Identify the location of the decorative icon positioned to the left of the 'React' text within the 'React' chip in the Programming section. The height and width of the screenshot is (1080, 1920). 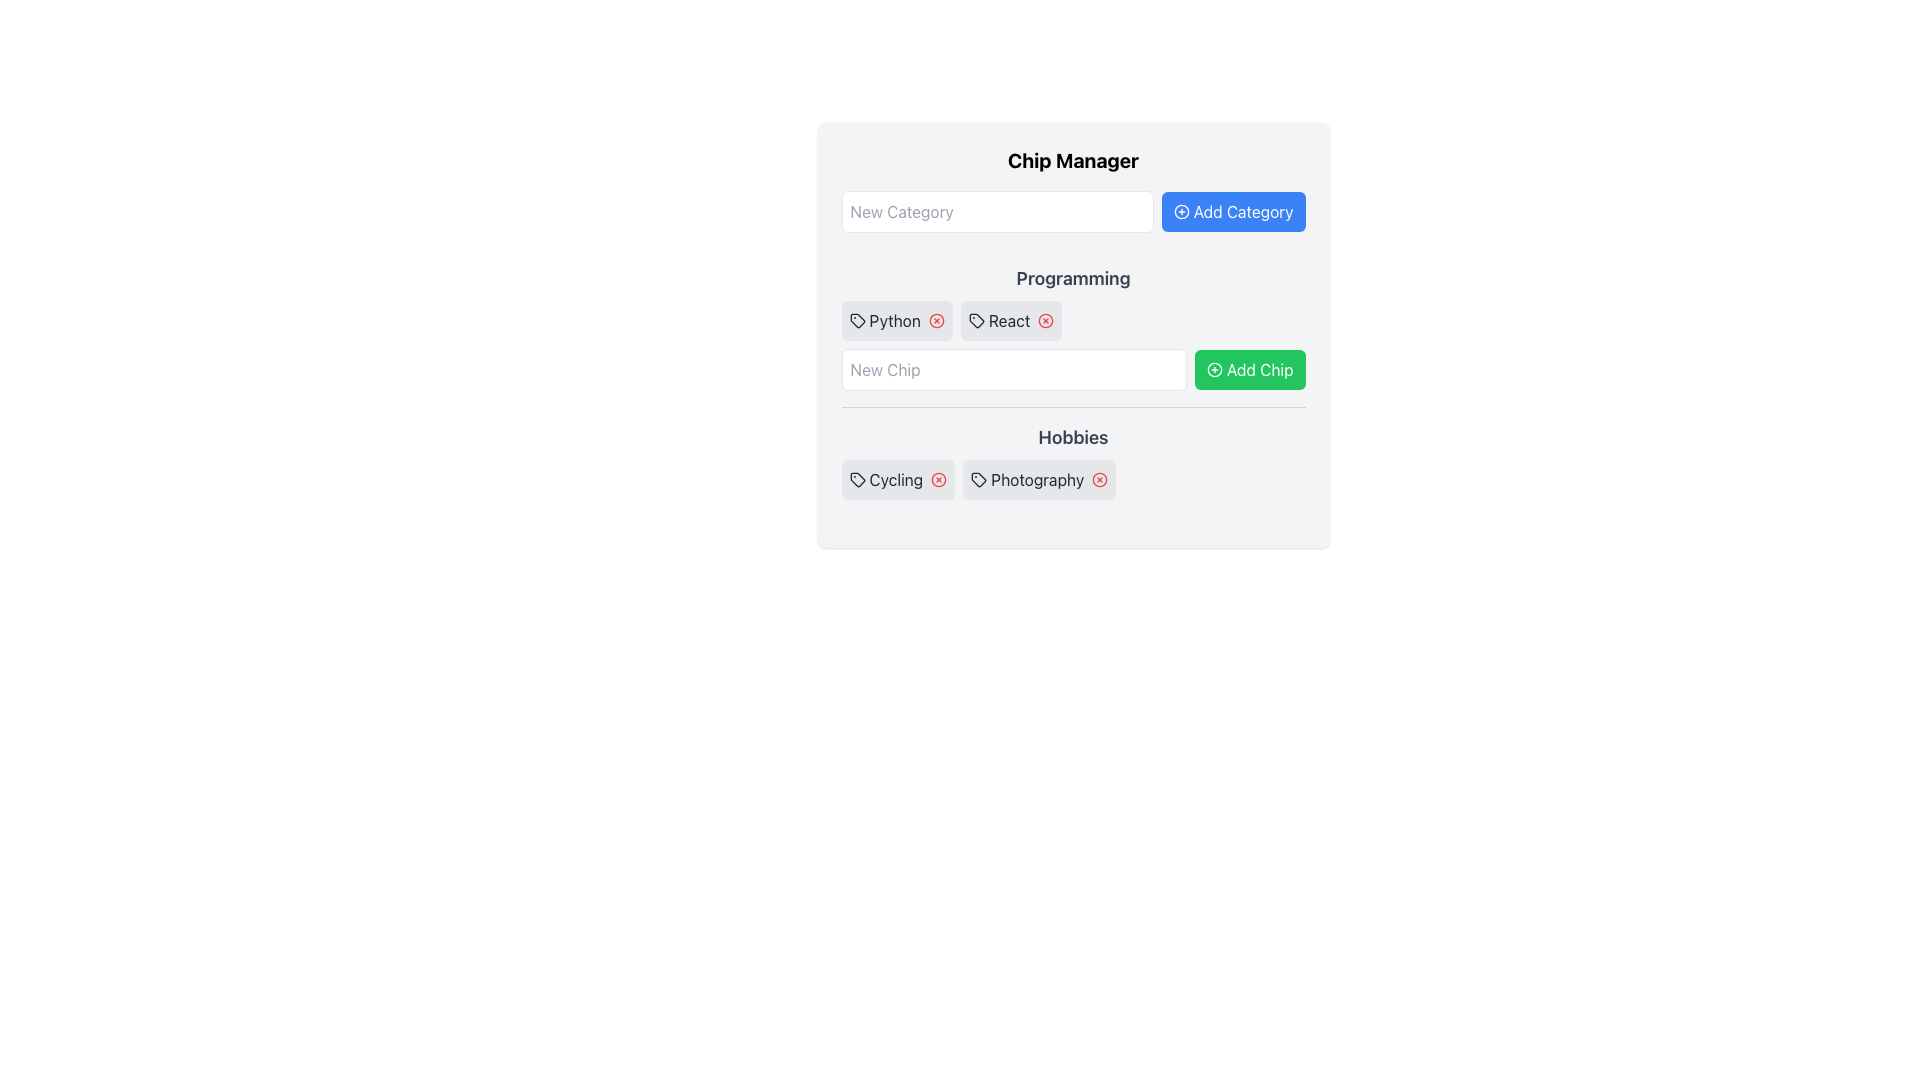
(976, 319).